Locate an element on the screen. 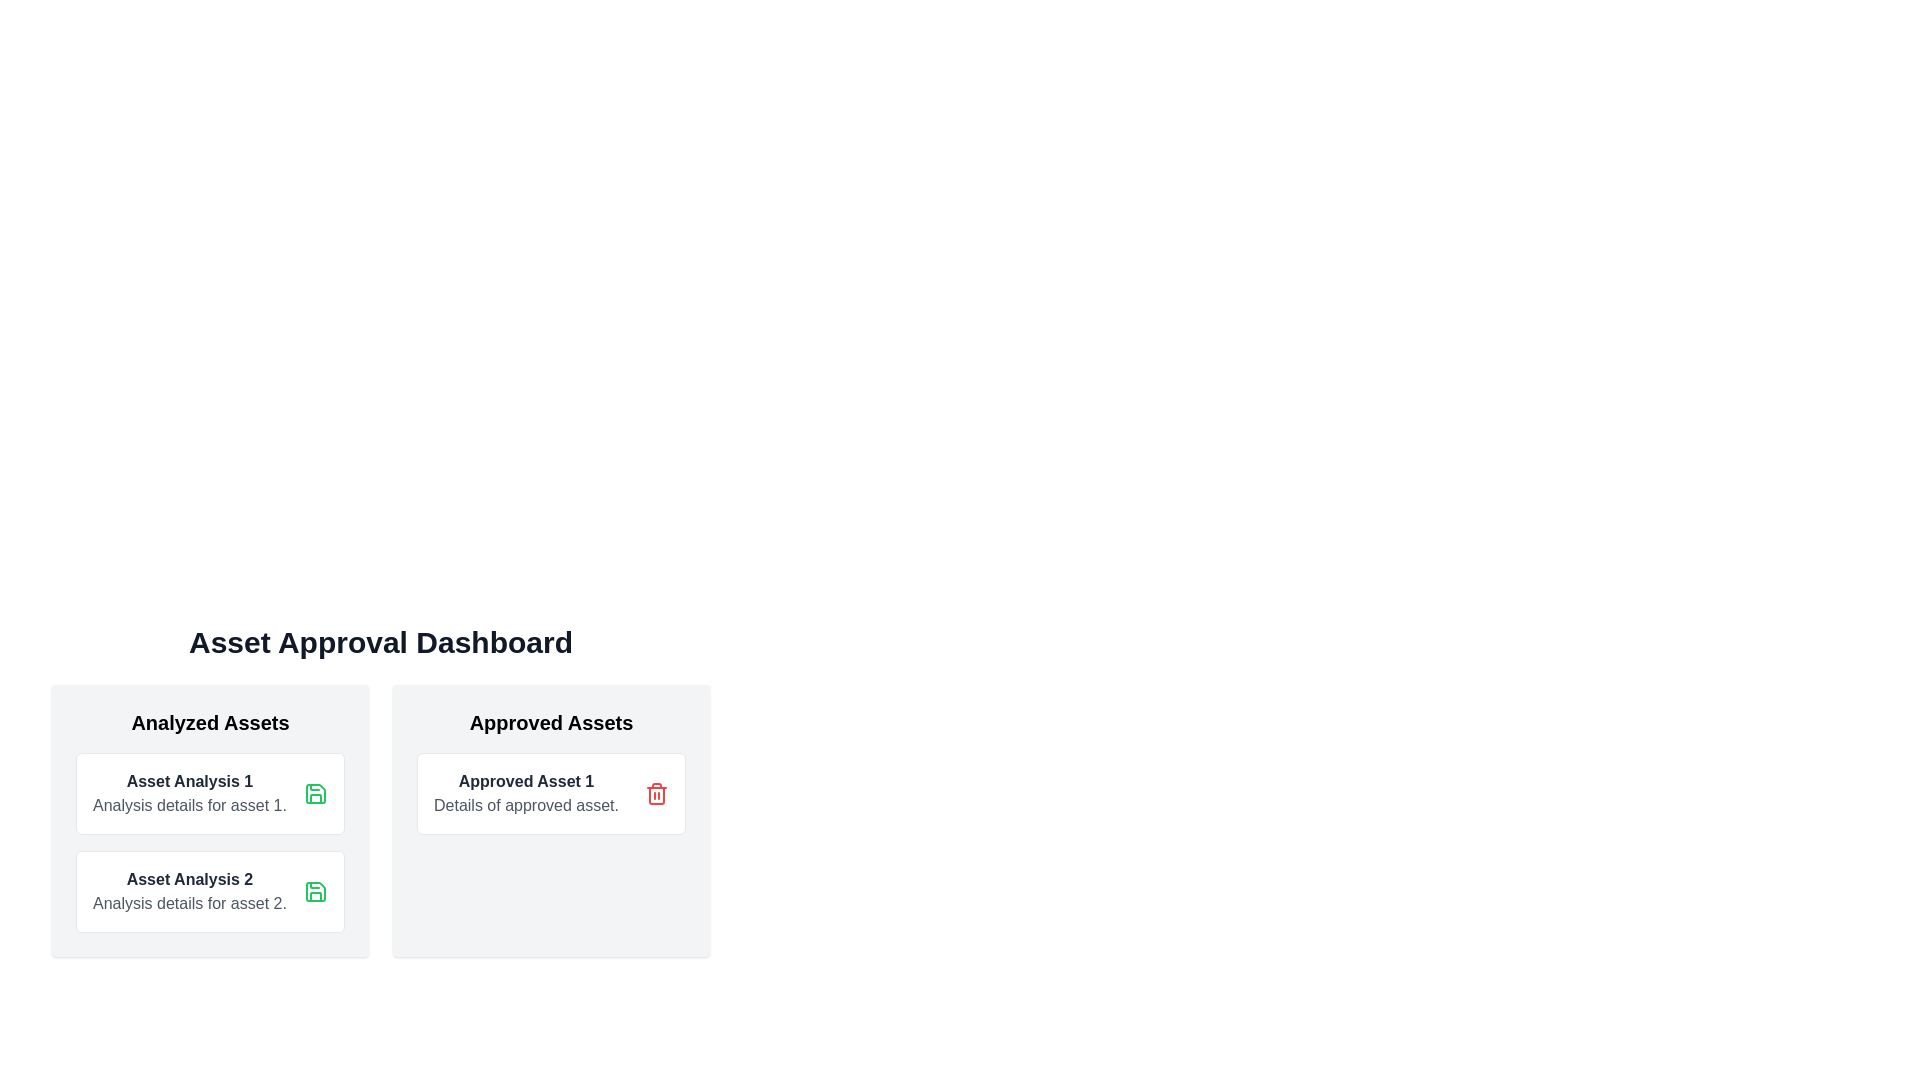  information provided in the text block within the first card of the 'Analyzed Assets' section, located on the left side of the layout is located at coordinates (189, 793).